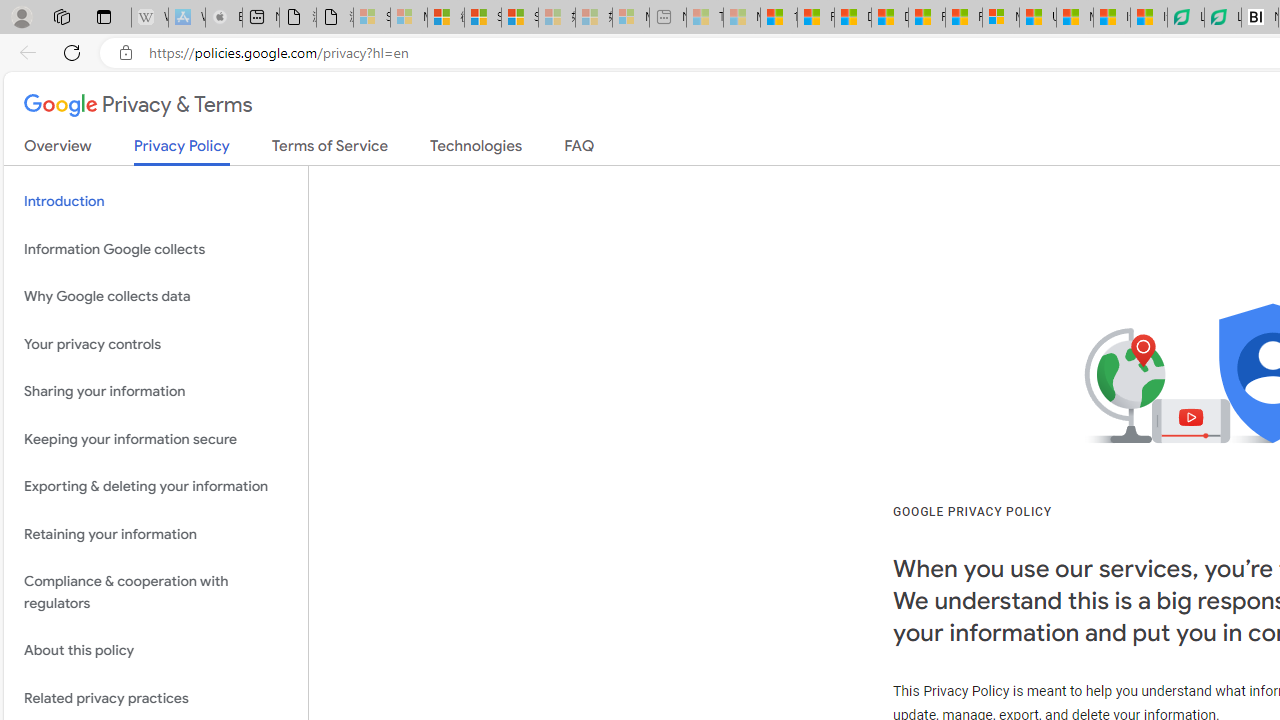 The width and height of the screenshot is (1280, 720). Describe the element at coordinates (407, 17) in the screenshot. I see `'Microsoft Services Agreement - Sleeping'` at that location.